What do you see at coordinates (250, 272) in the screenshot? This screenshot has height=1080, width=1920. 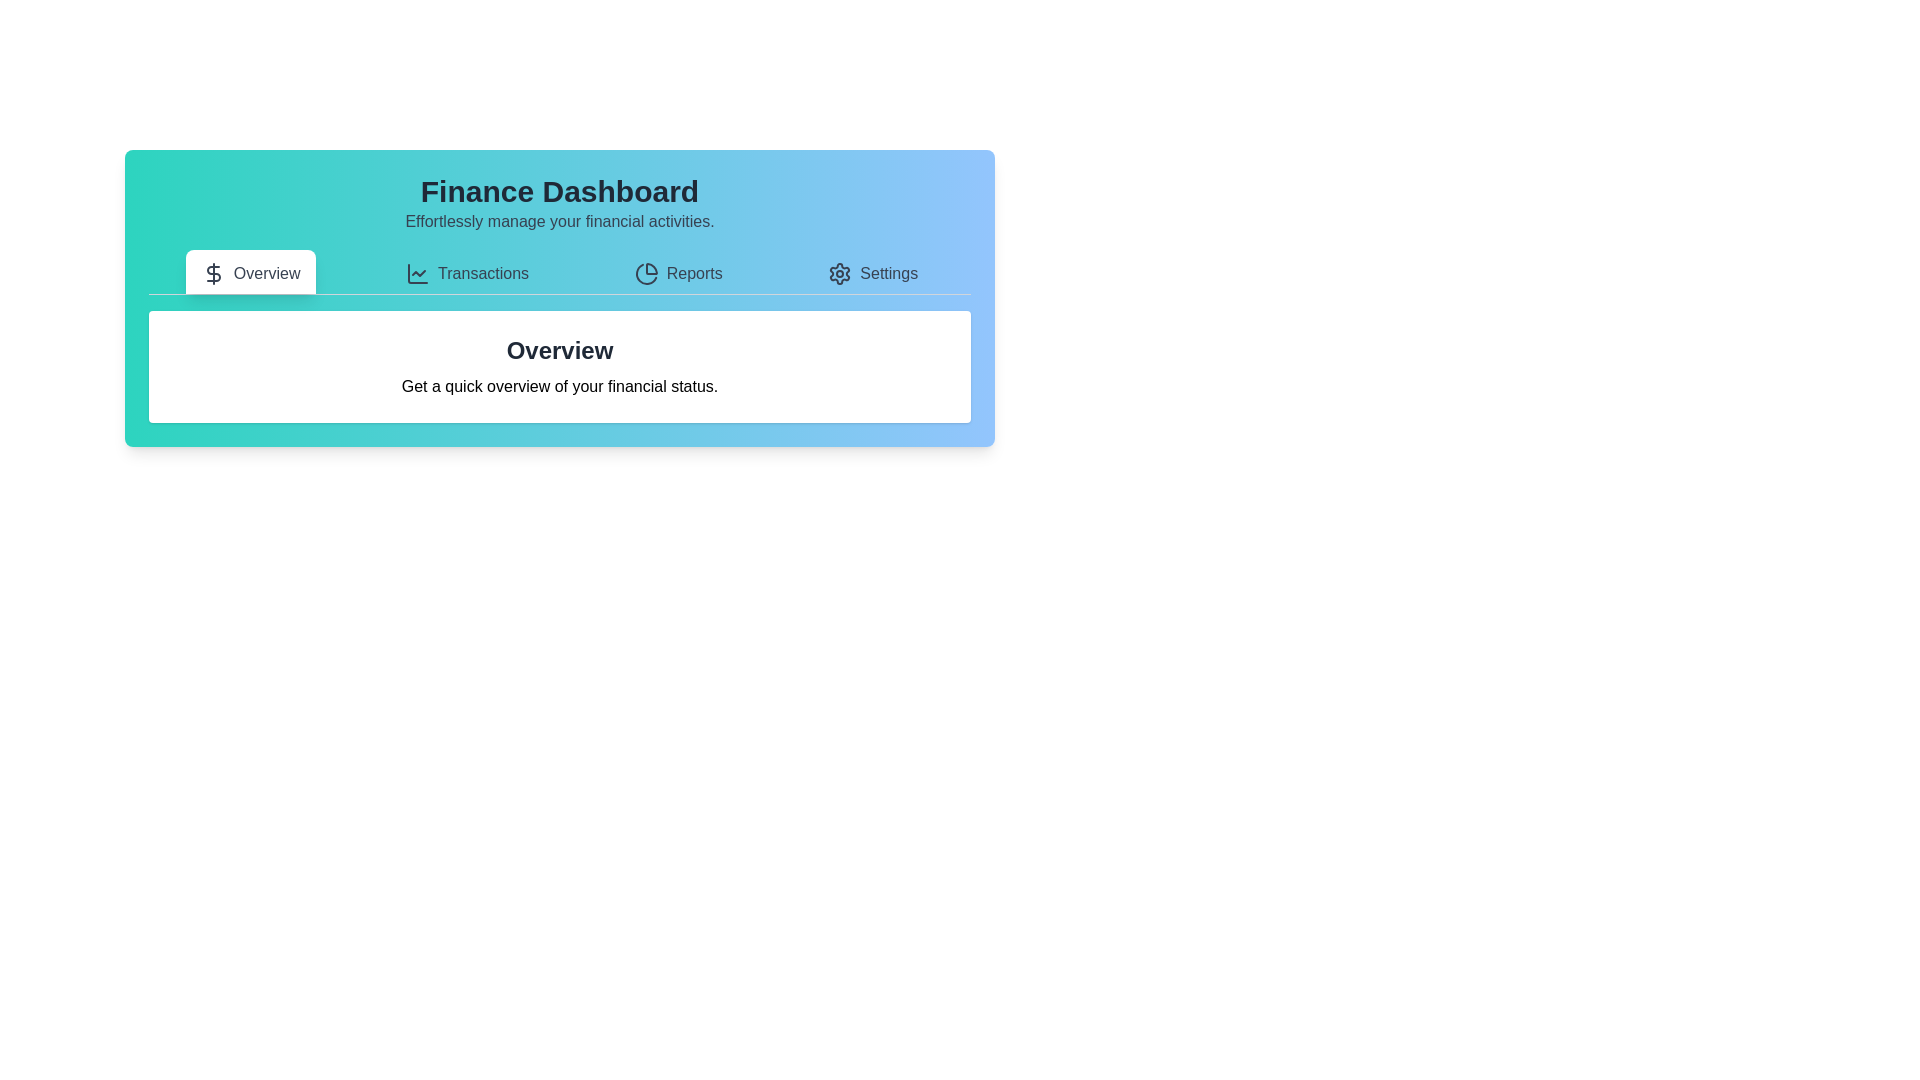 I see `the tab labeled Overview to view its content` at bounding box center [250, 272].